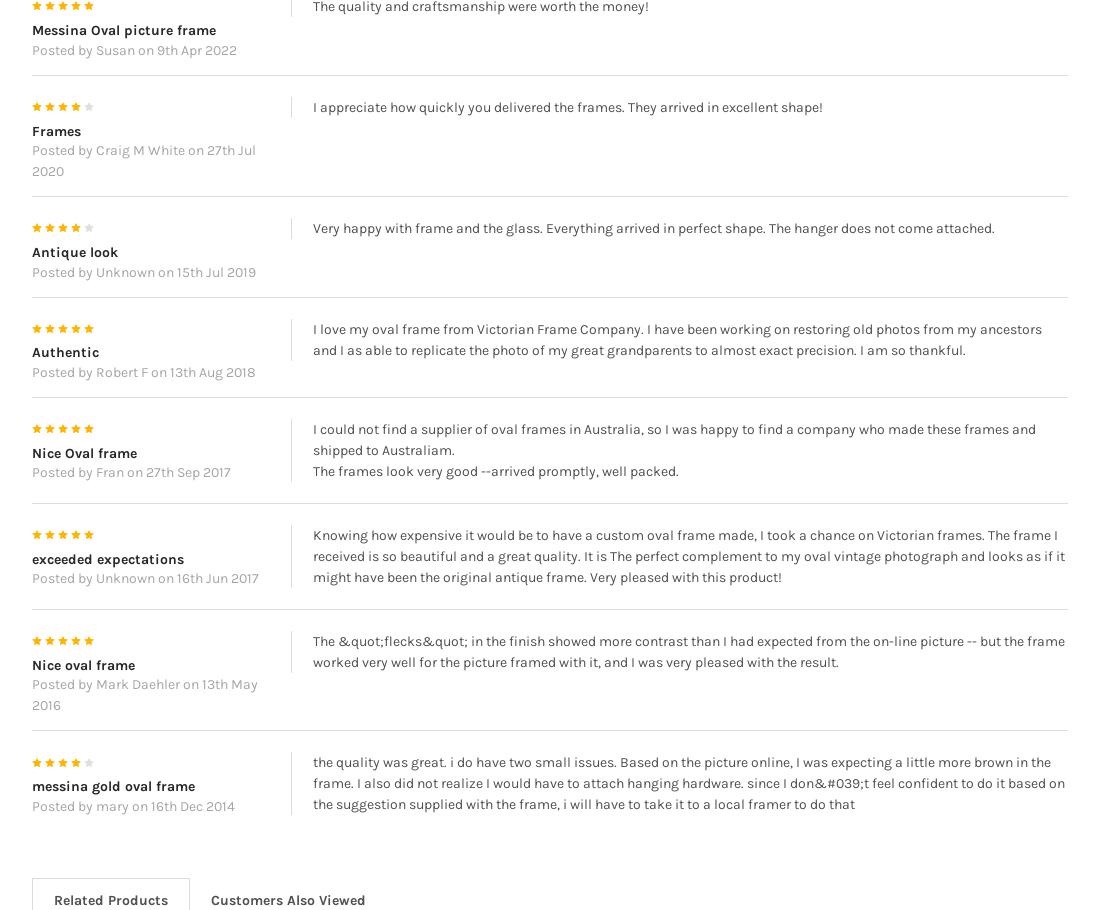 This screenshot has width=1100, height=910. What do you see at coordinates (142, 722) in the screenshot?
I see `'Posted by Mark Daehler on 13th May 2016'` at bounding box center [142, 722].